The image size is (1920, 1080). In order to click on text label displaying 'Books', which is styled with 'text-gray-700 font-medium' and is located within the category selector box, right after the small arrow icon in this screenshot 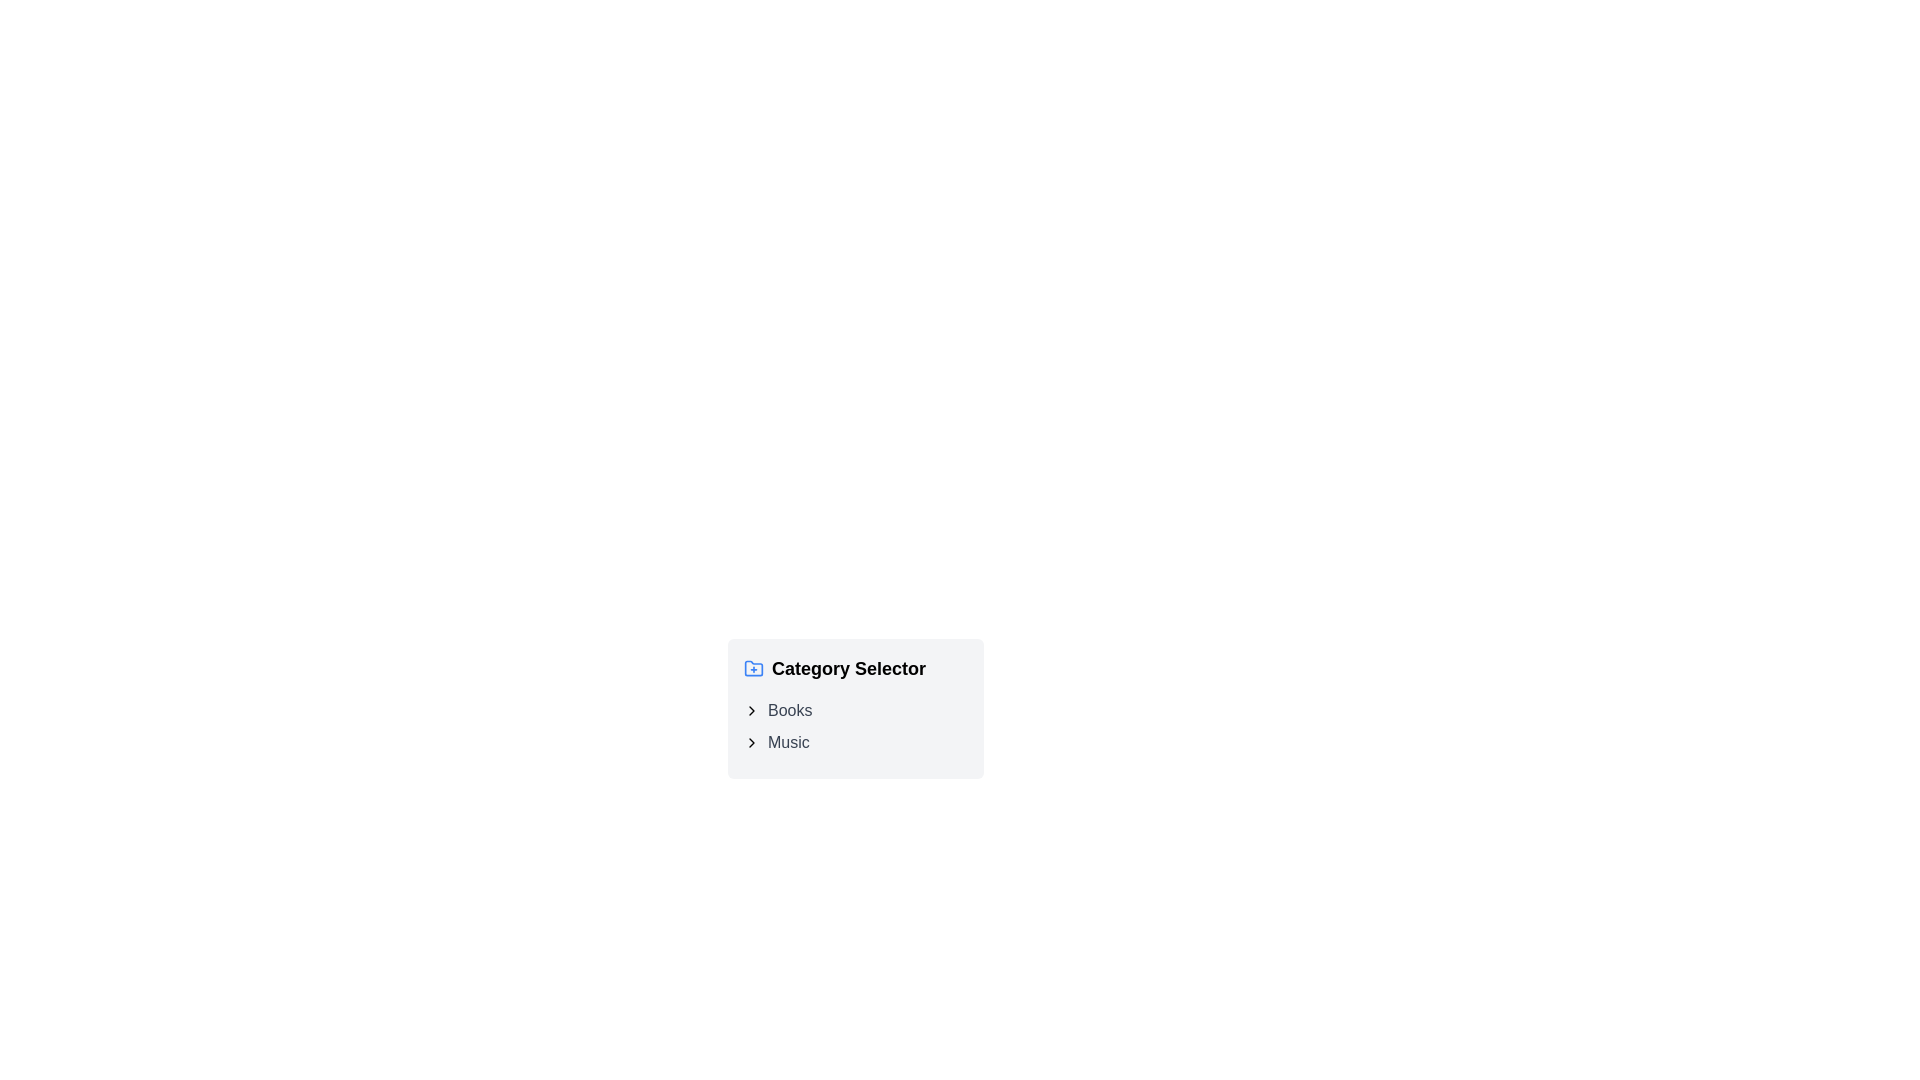, I will do `click(789, 709)`.